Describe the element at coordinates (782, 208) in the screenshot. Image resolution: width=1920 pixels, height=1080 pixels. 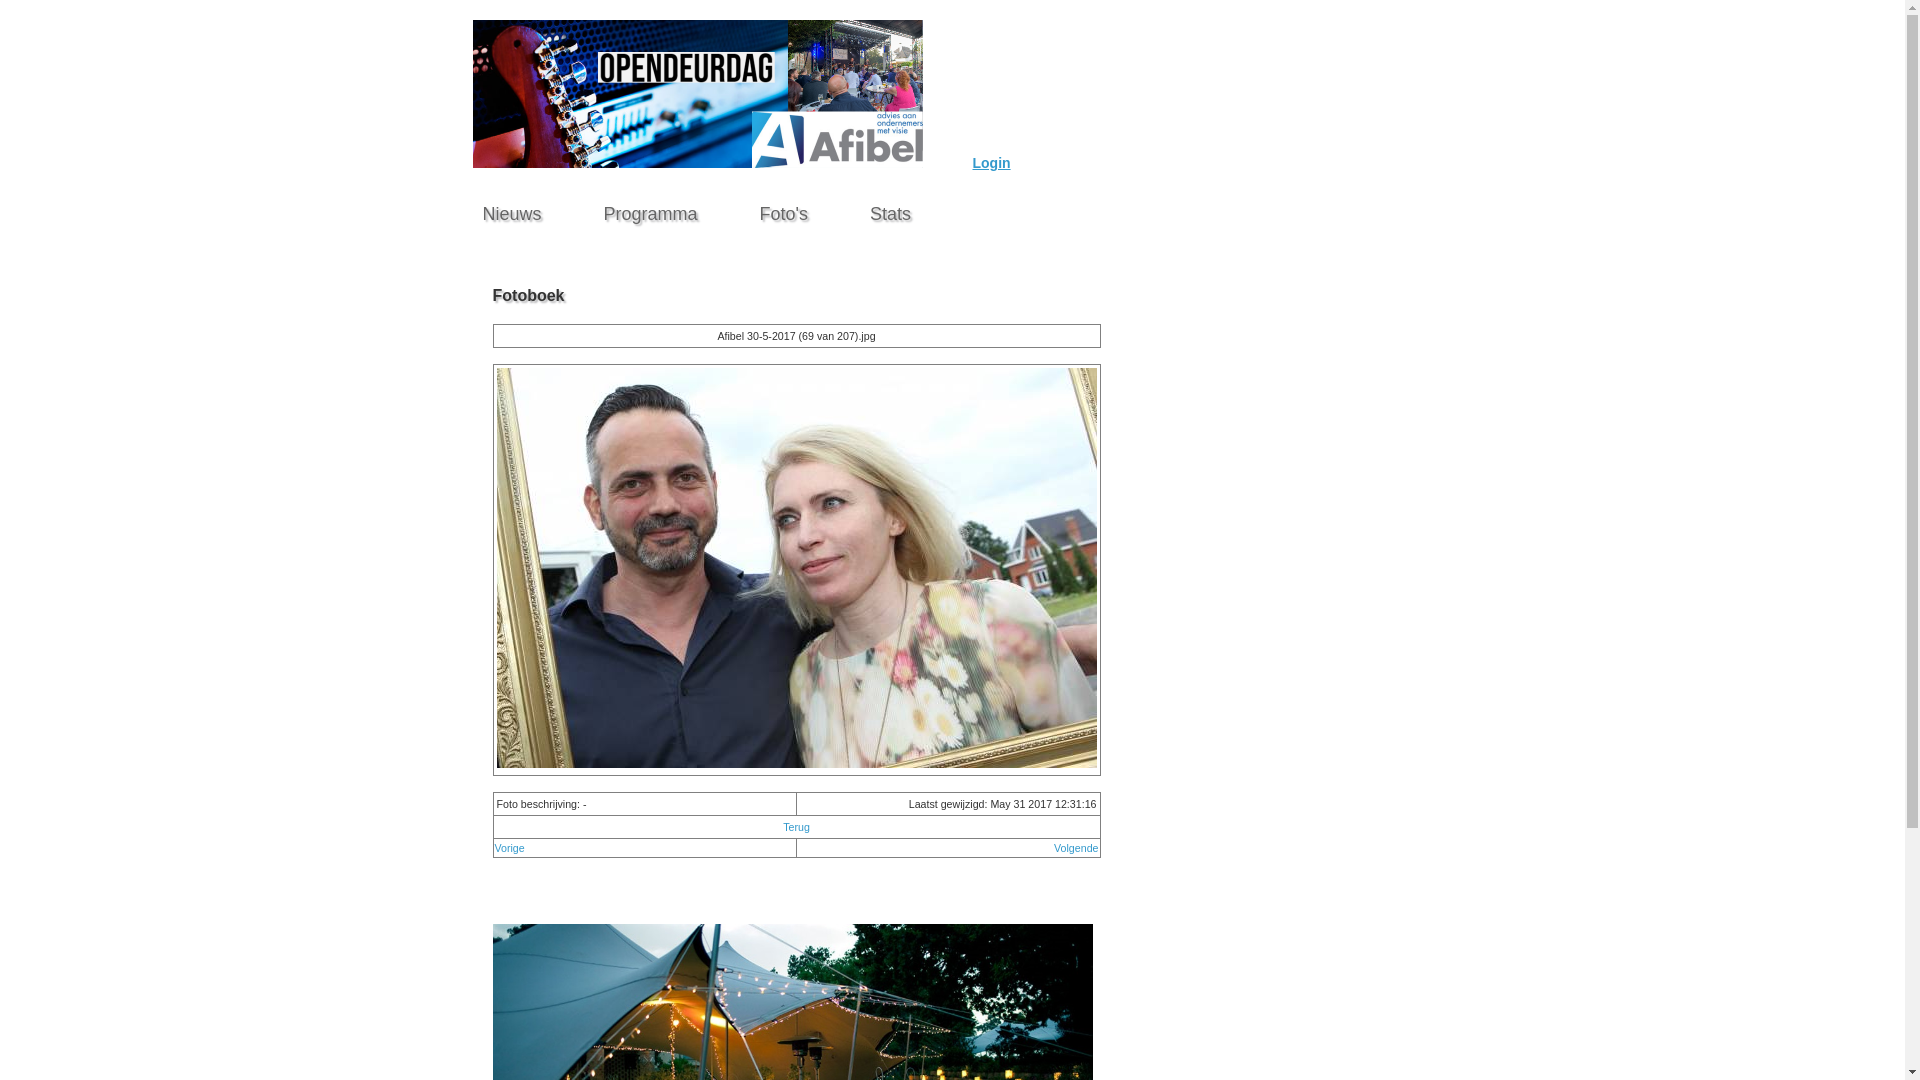
I see `'Foto's'` at that location.